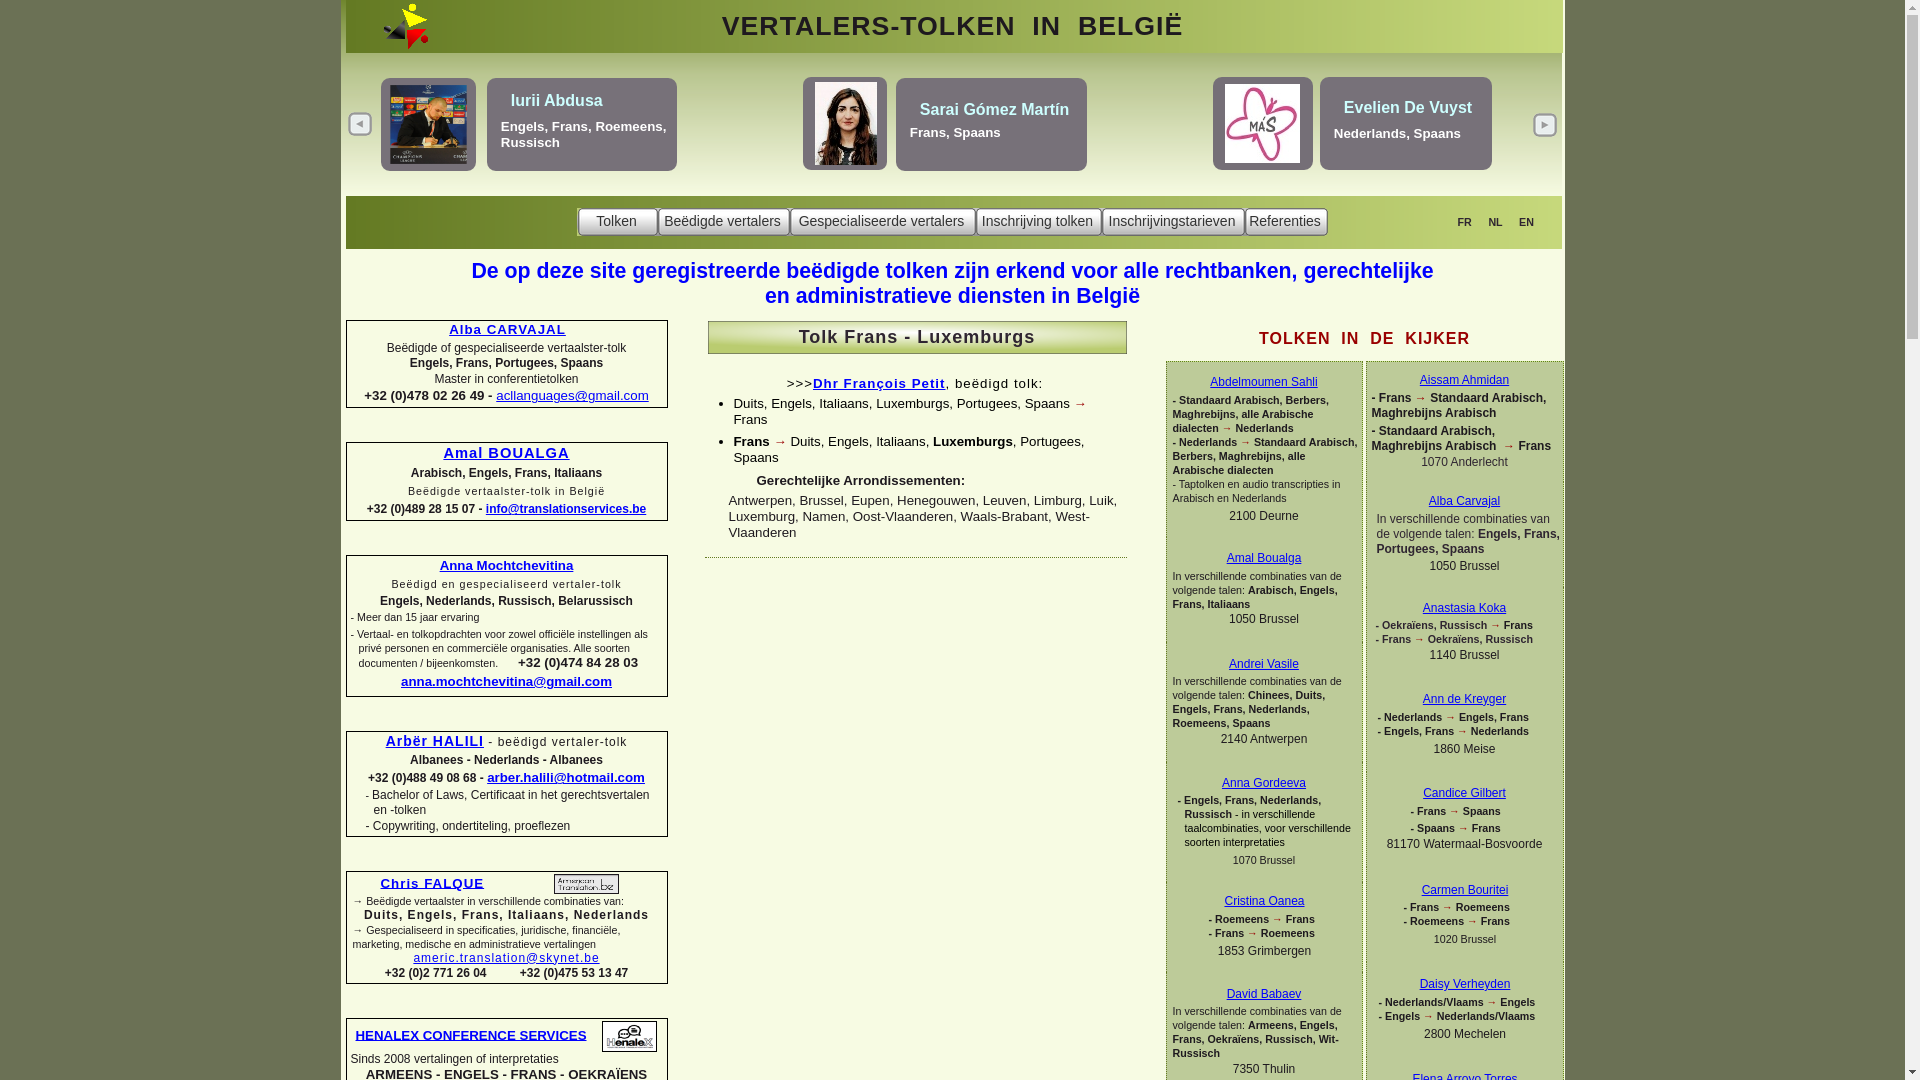  I want to click on 'David Babaev - Henalex Conference Services', so click(628, 1035).